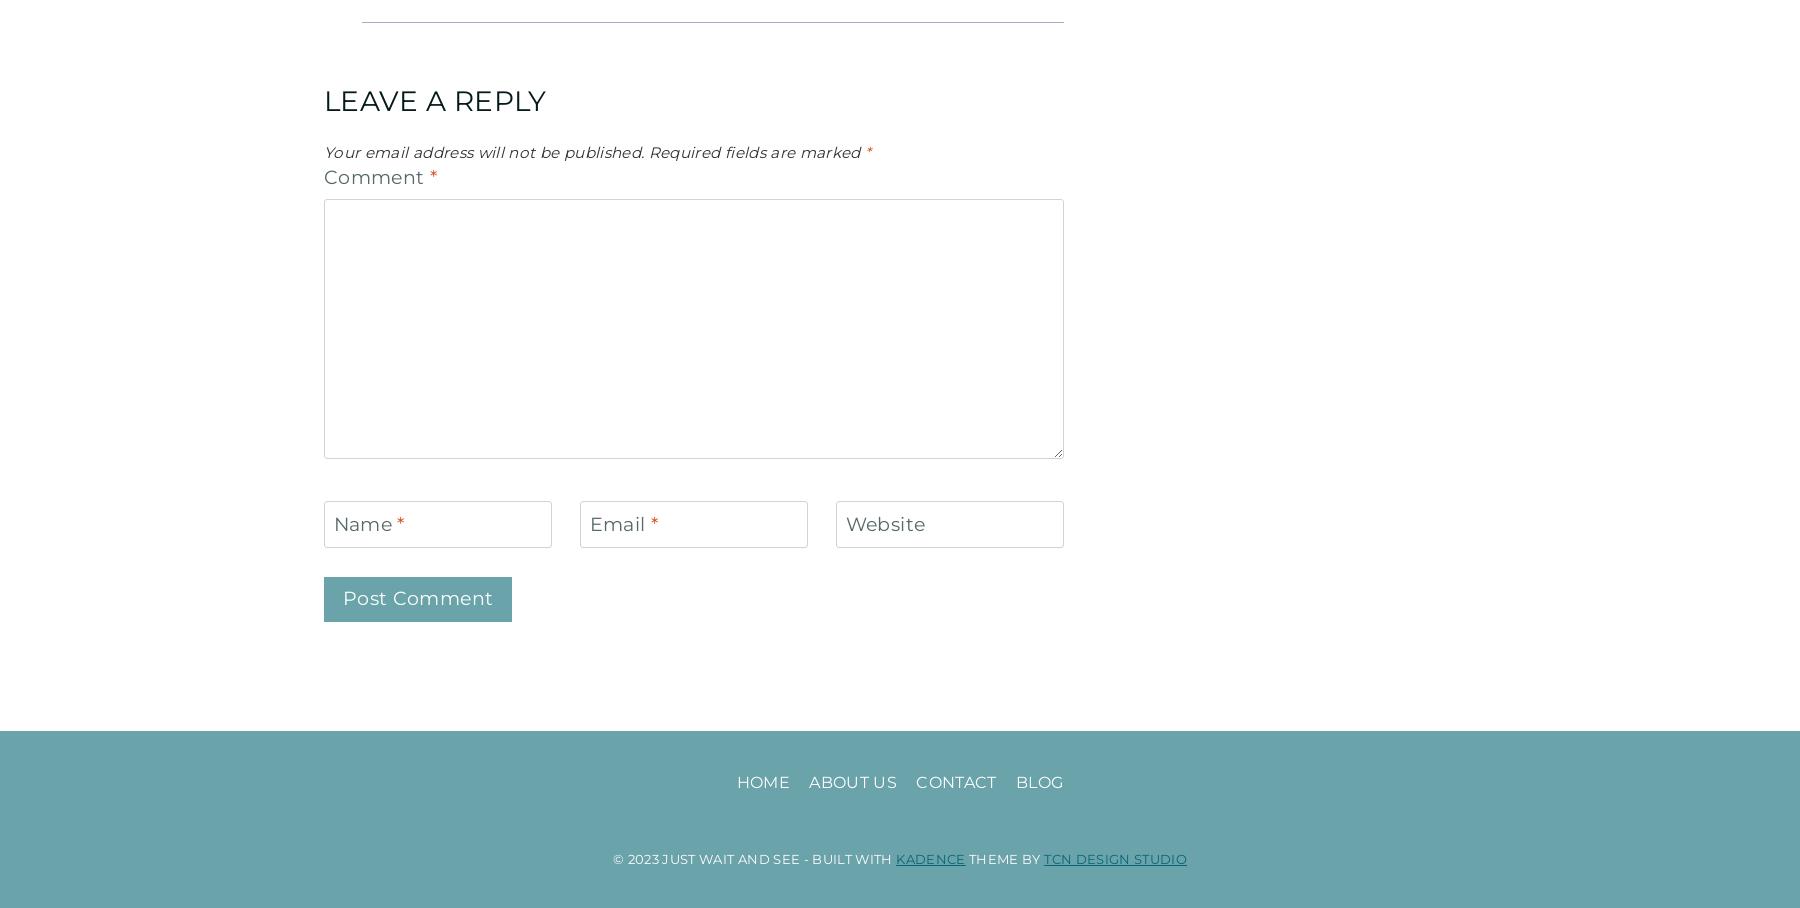  I want to click on 'Blog', so click(1038, 781).